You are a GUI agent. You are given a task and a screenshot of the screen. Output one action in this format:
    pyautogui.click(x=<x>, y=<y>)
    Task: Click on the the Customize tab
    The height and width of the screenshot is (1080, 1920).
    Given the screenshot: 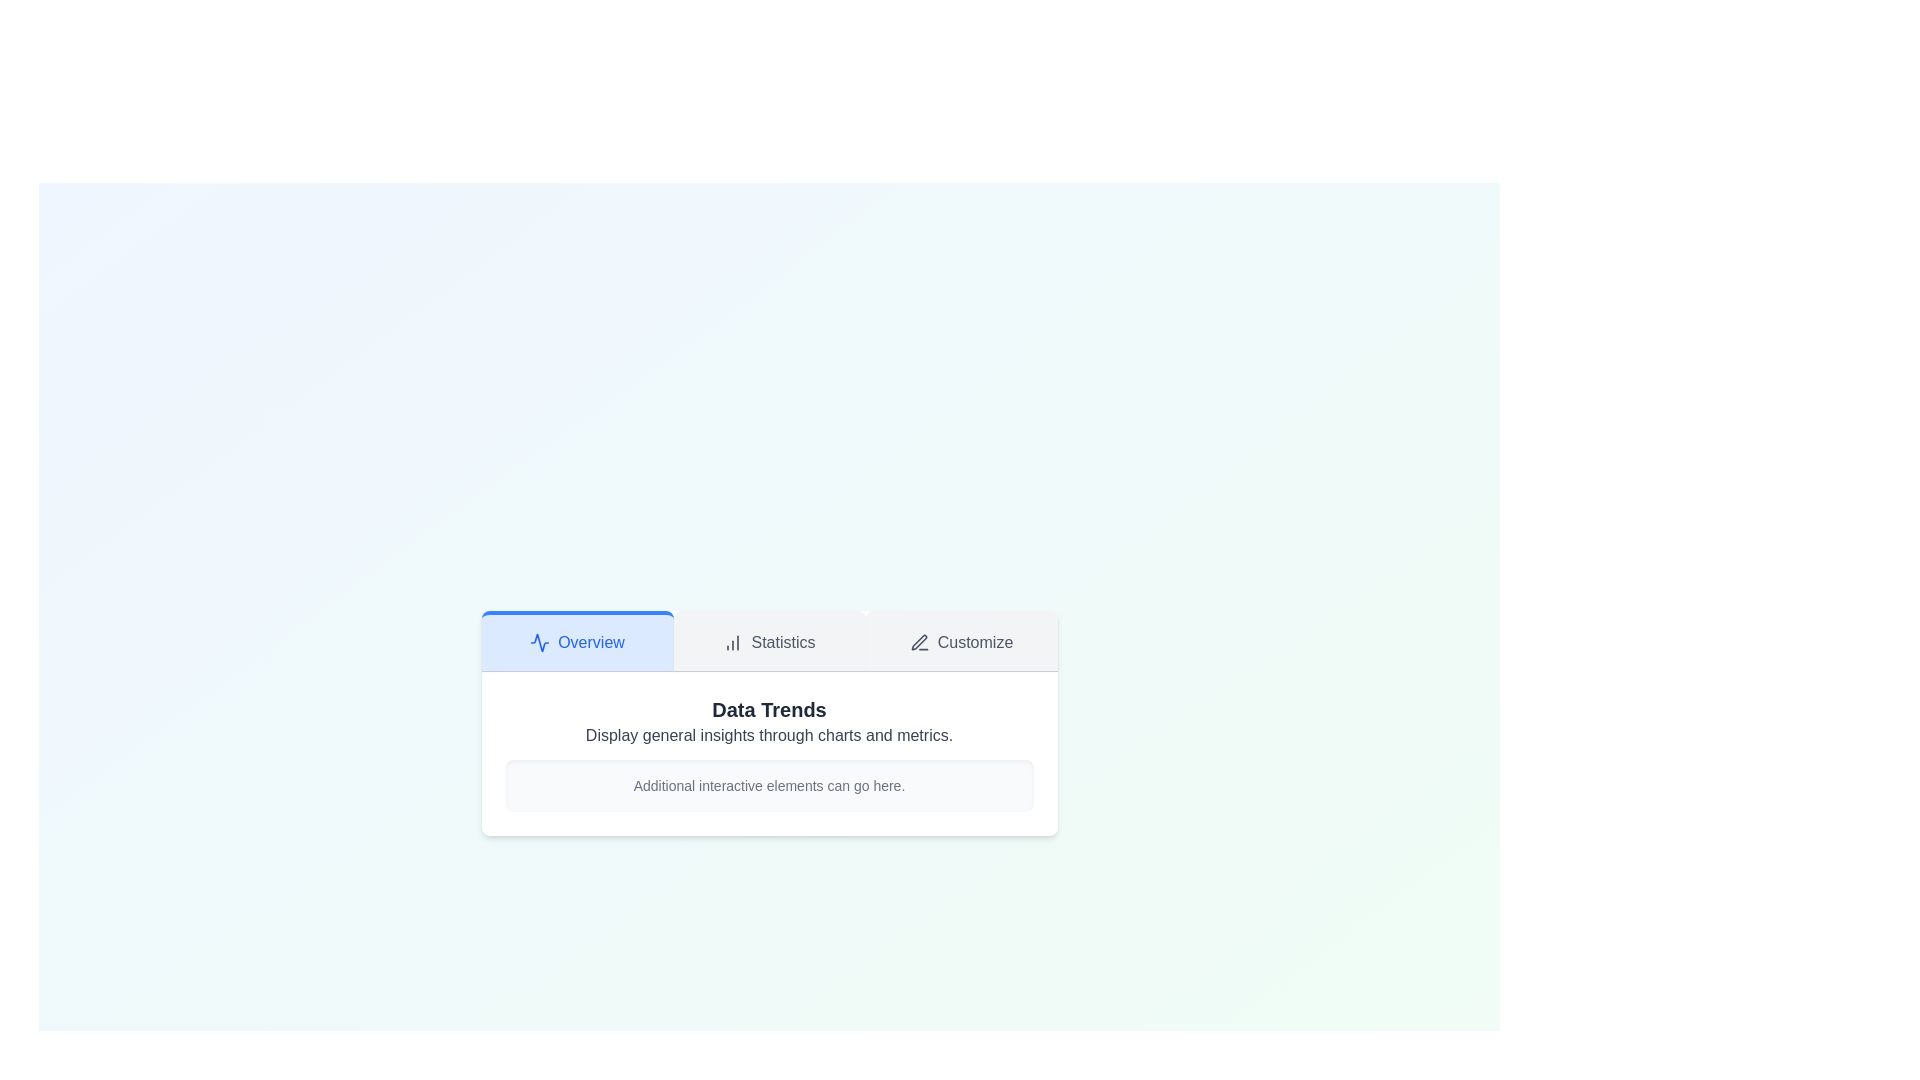 What is the action you would take?
    pyautogui.click(x=961, y=640)
    